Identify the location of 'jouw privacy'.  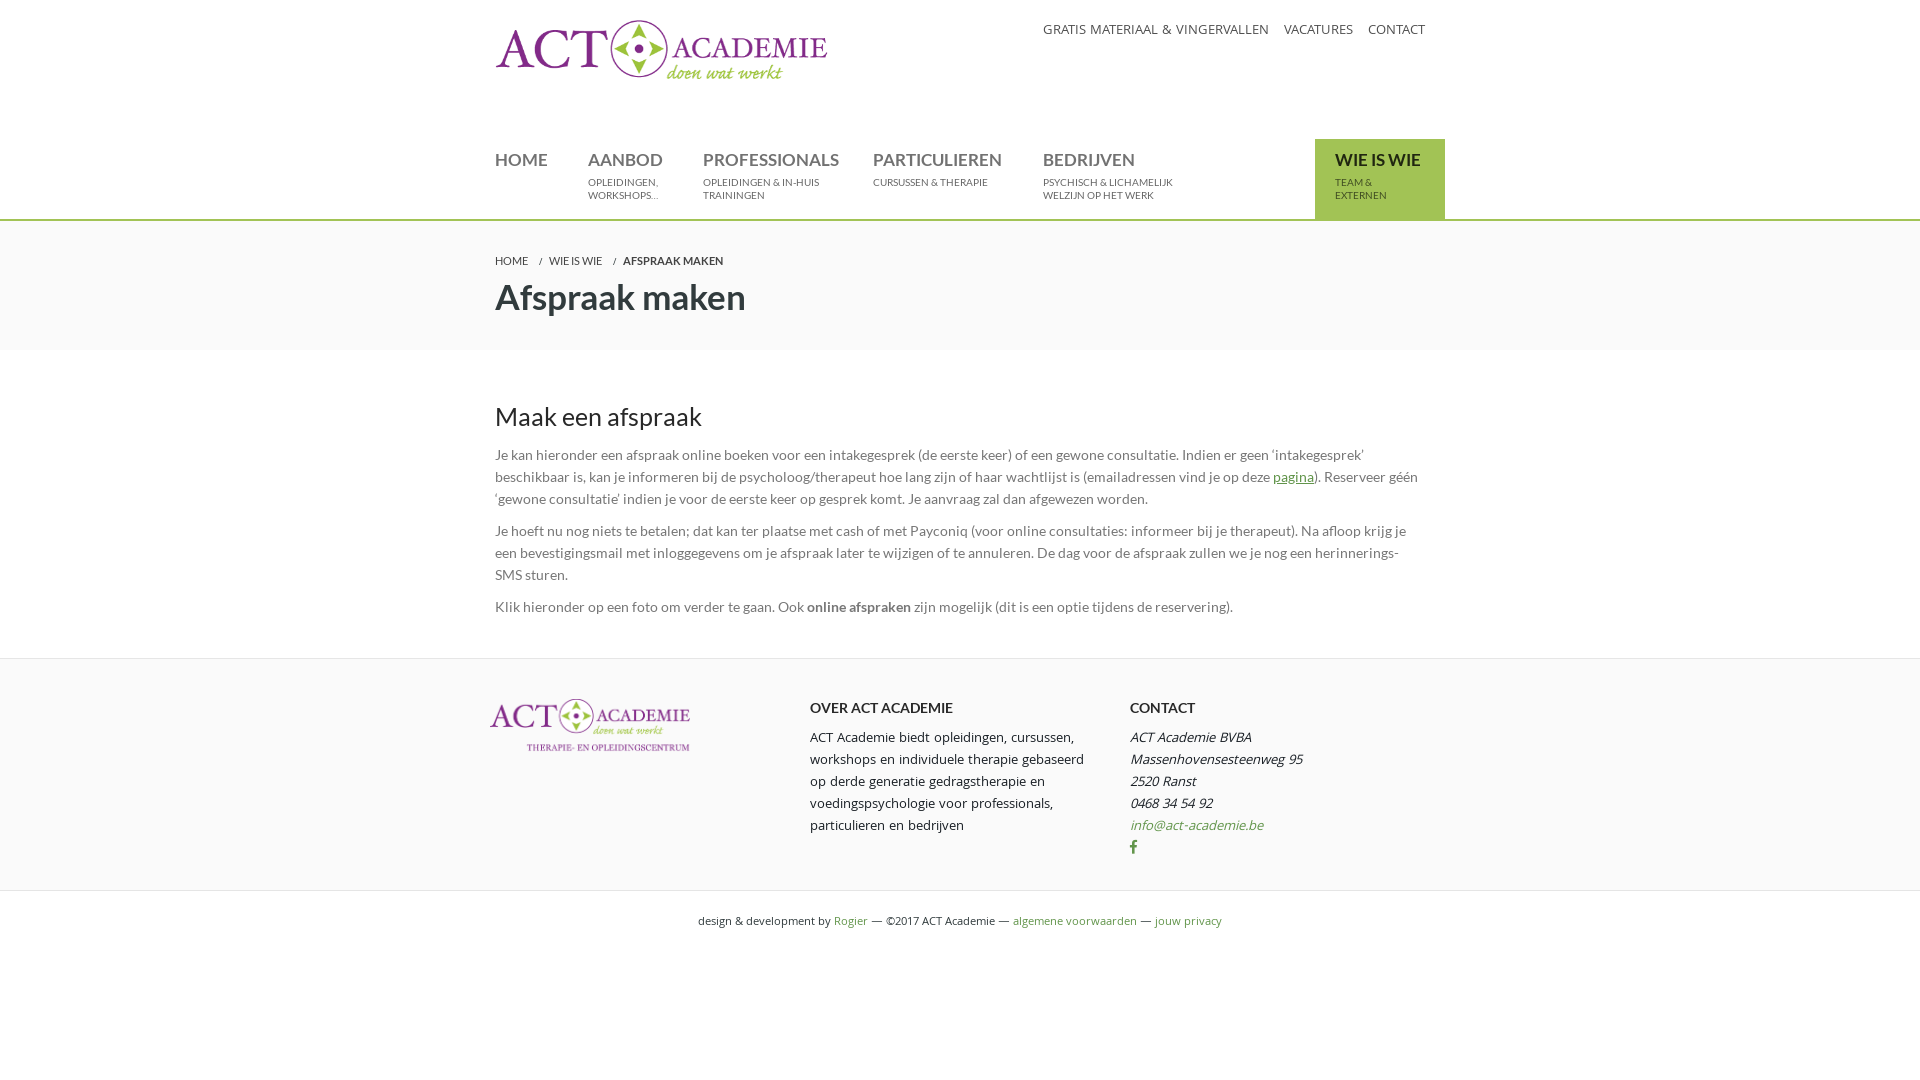
(1188, 922).